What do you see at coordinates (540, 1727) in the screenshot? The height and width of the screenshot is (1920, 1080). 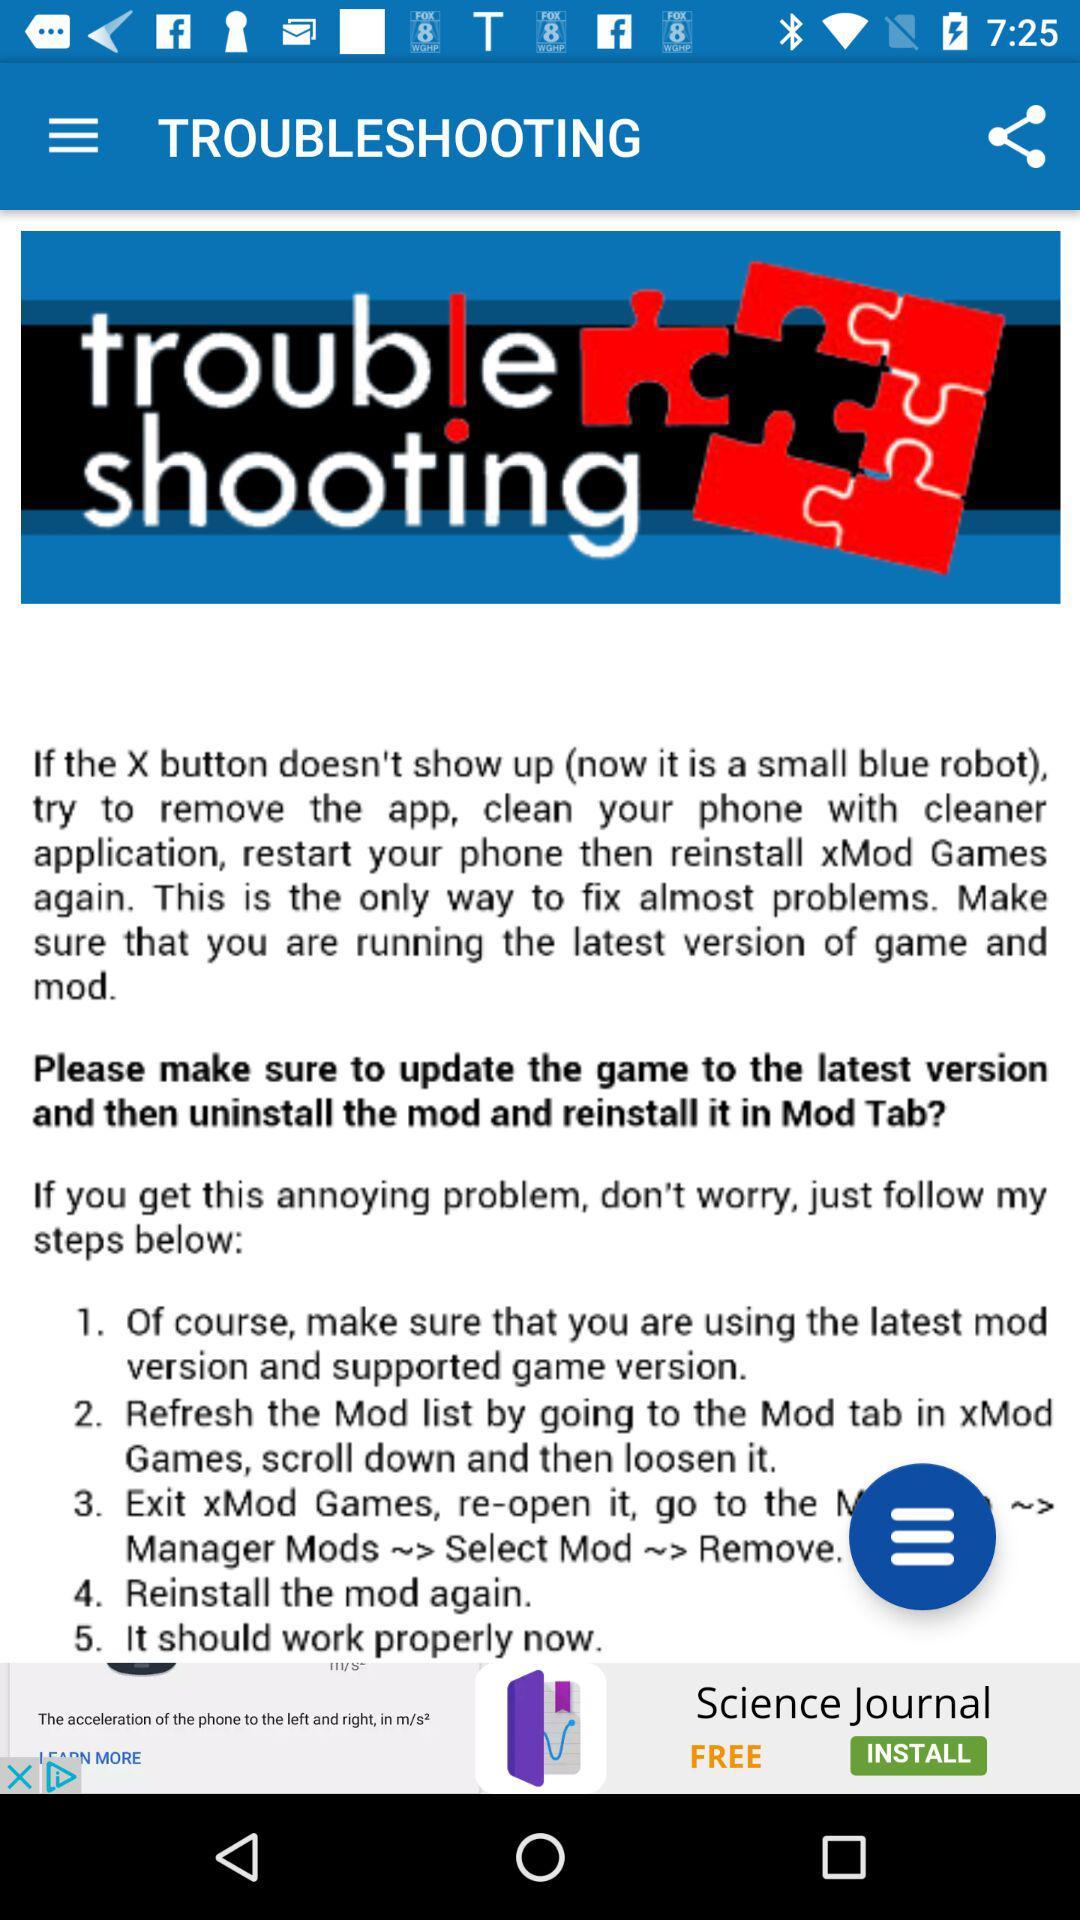 I see `showing the advertisement` at bounding box center [540, 1727].